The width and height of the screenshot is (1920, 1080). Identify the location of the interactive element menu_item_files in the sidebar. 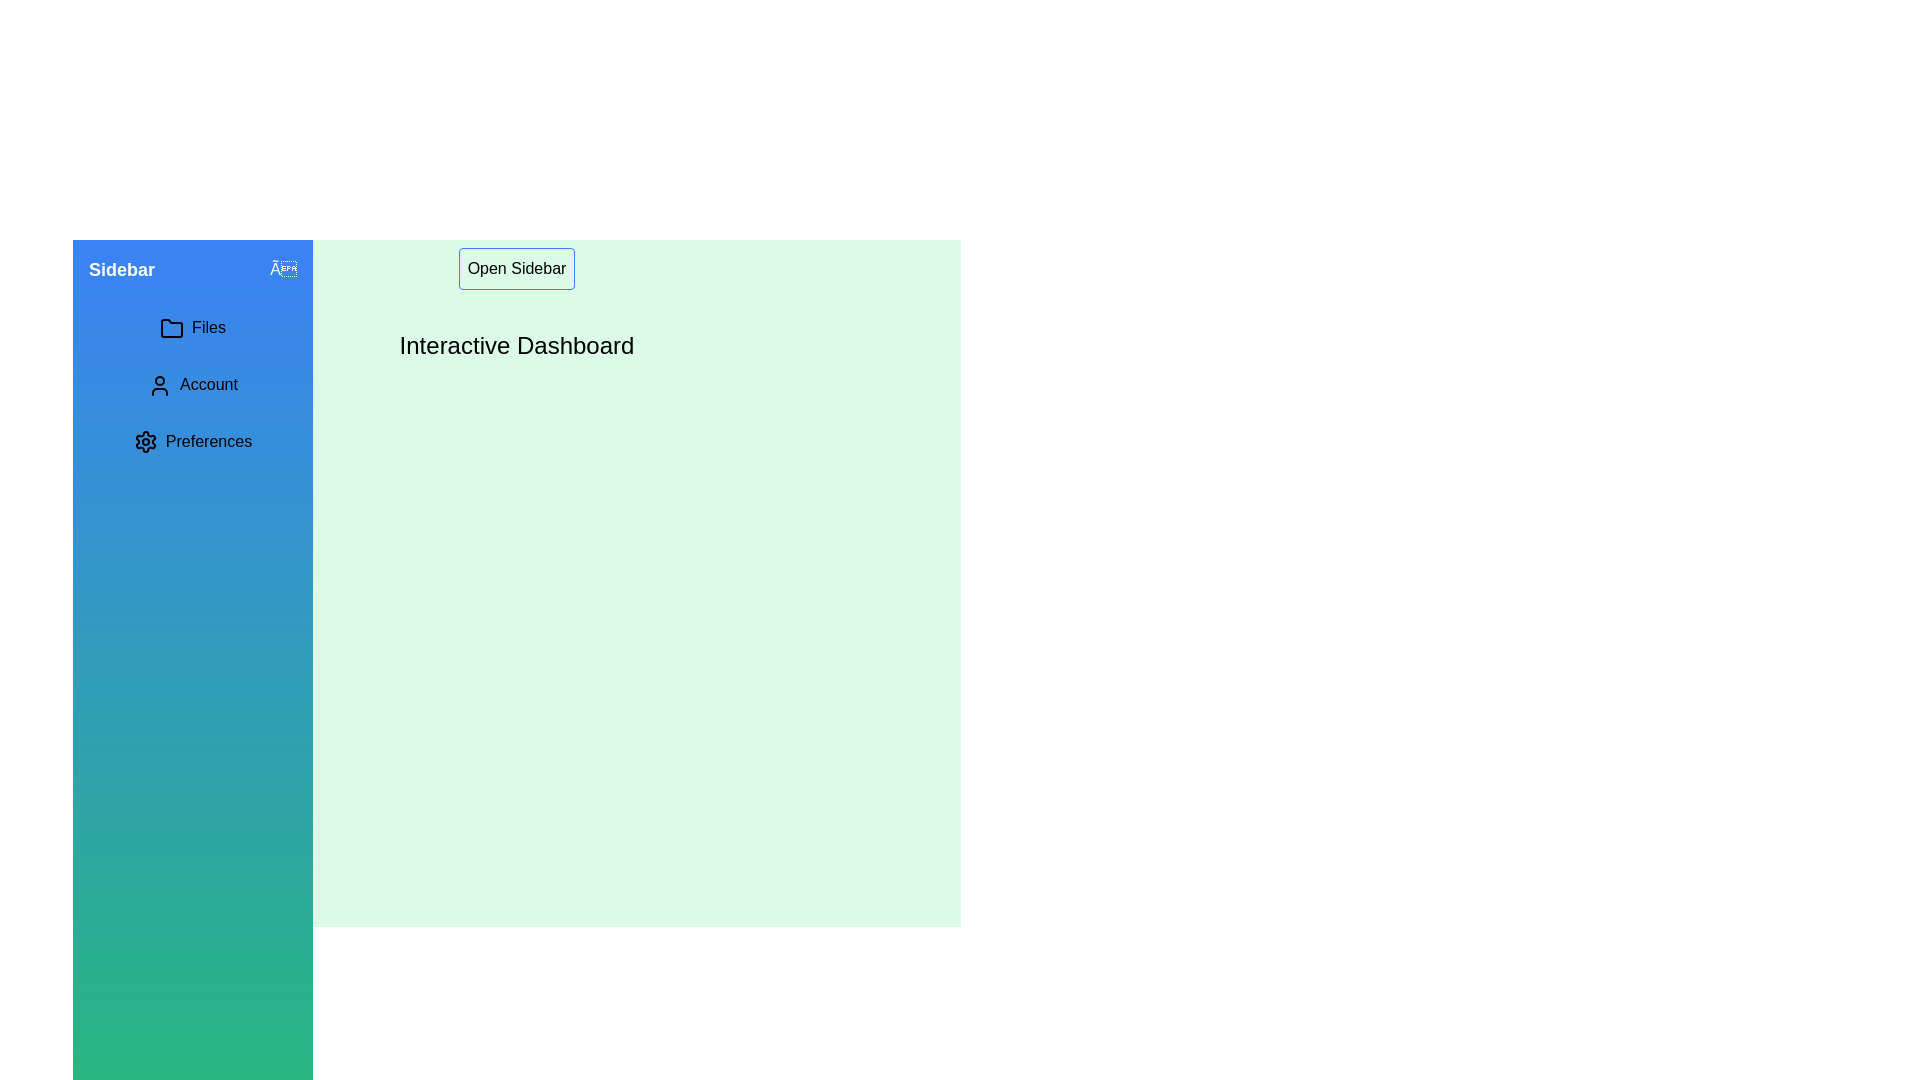
(192, 327).